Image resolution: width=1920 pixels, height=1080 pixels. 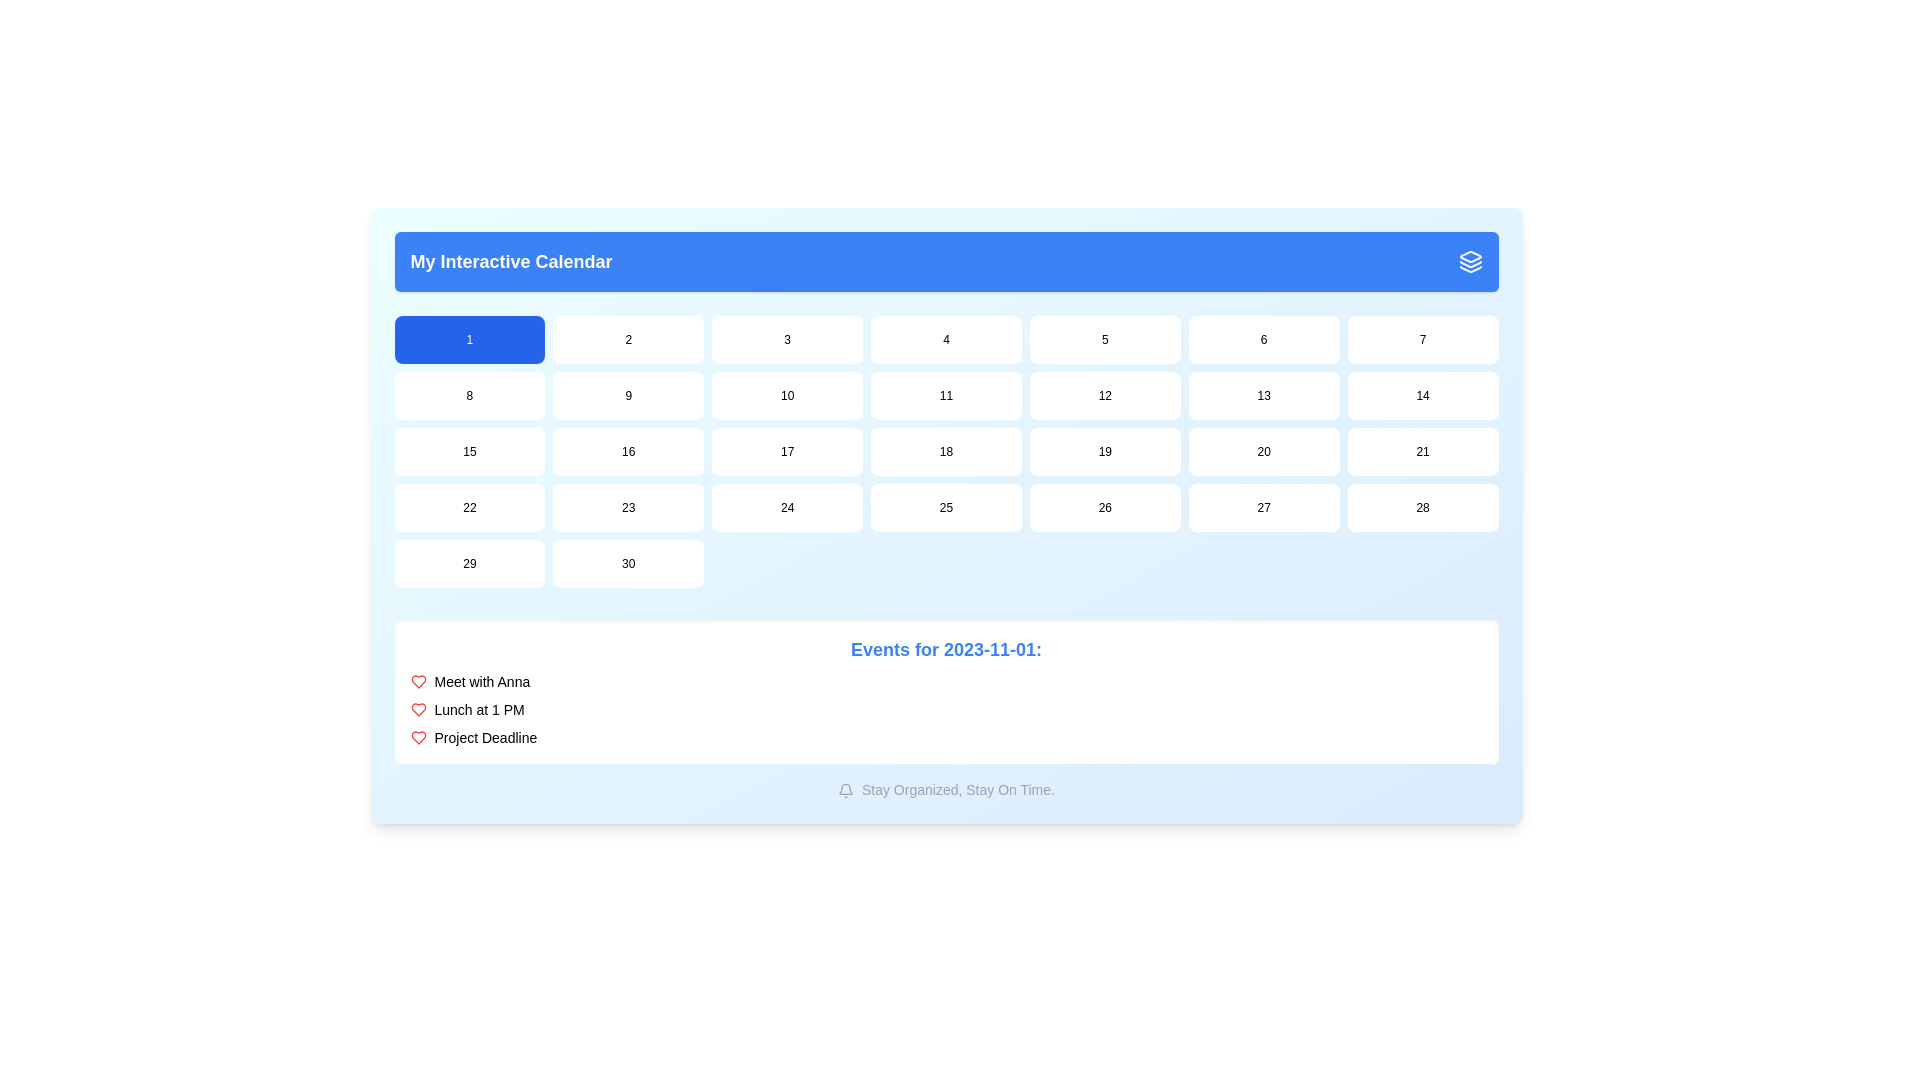 I want to click on the interactive button for selecting the date 27th, so click(x=1263, y=507).